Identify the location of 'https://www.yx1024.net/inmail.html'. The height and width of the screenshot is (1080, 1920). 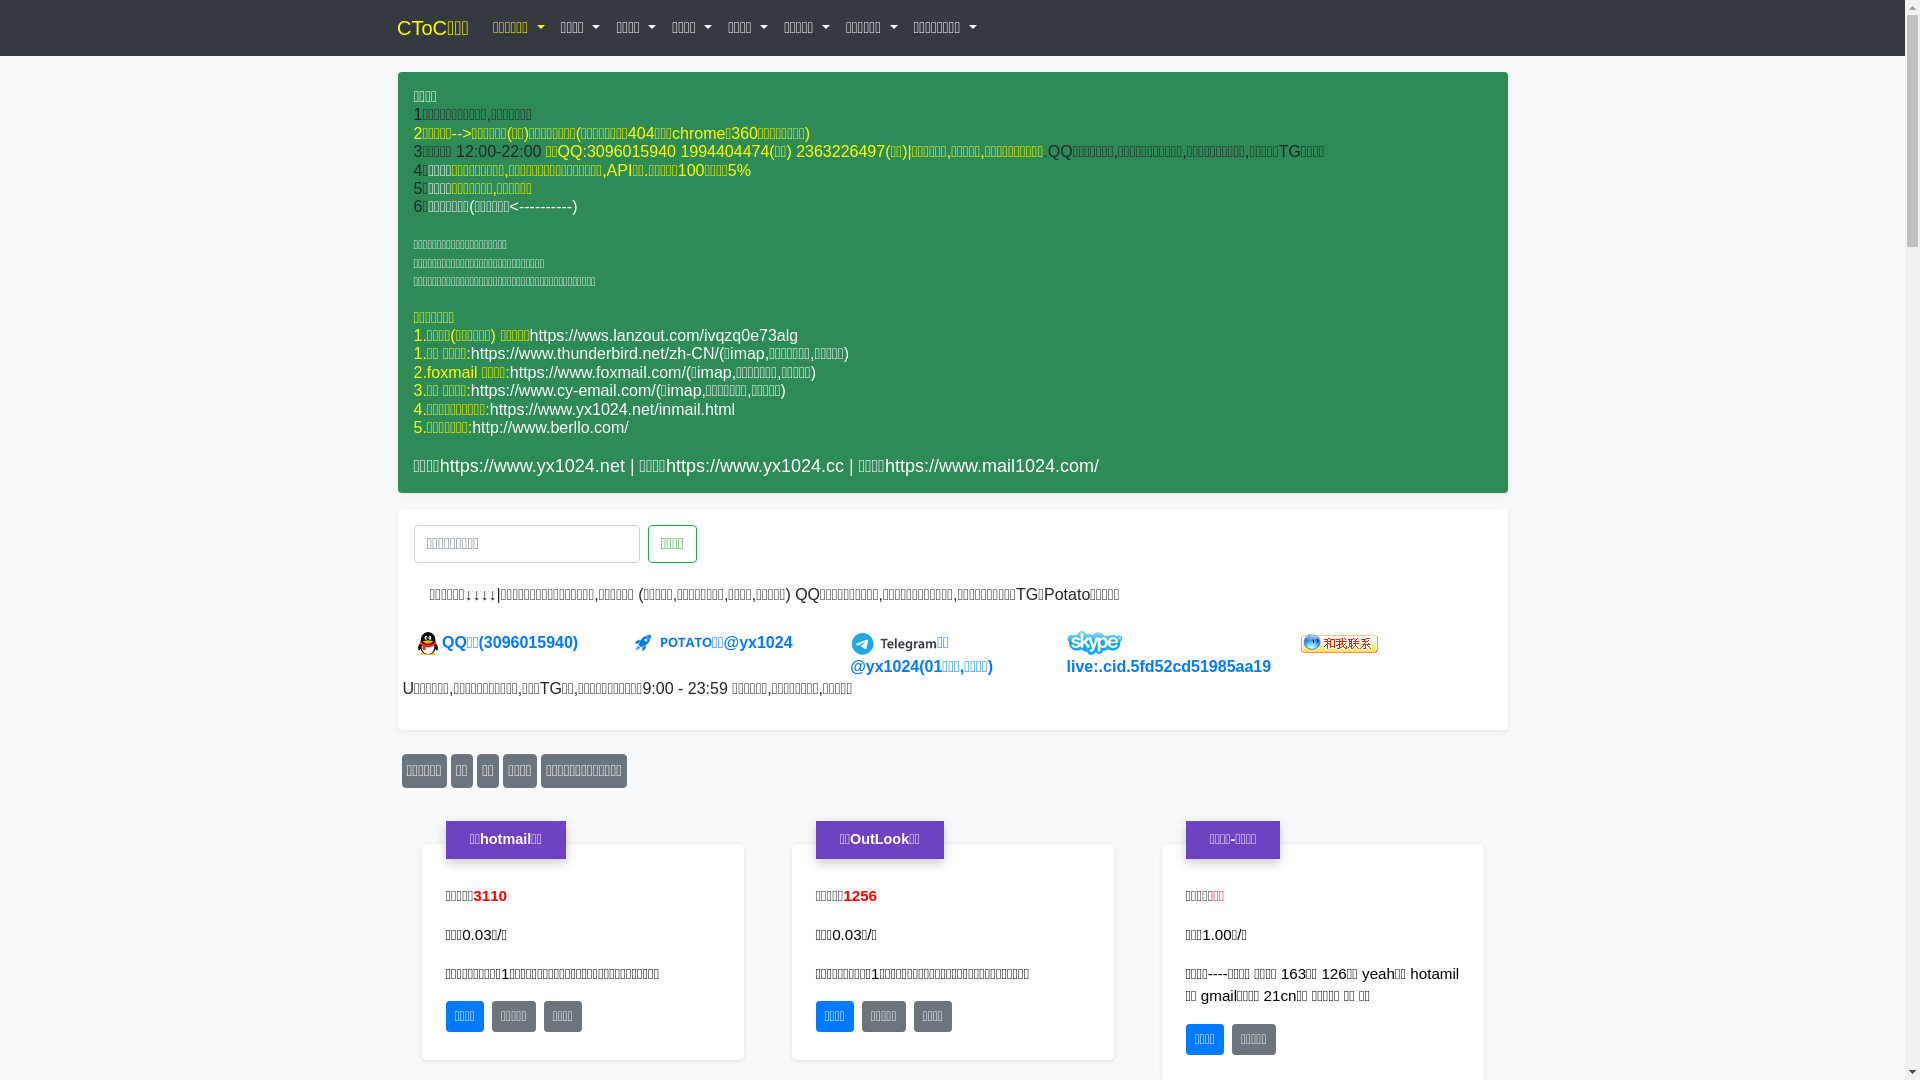
(611, 408).